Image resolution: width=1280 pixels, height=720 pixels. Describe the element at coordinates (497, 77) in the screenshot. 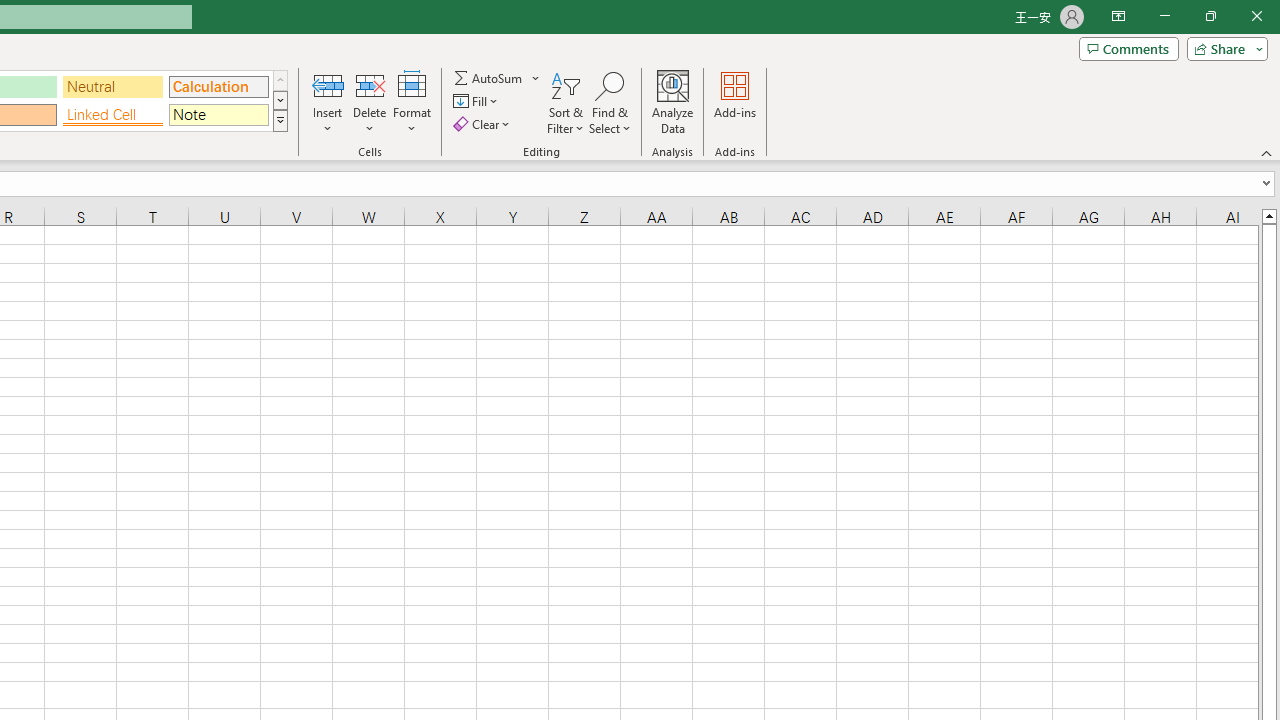

I see `'AutoSum'` at that location.